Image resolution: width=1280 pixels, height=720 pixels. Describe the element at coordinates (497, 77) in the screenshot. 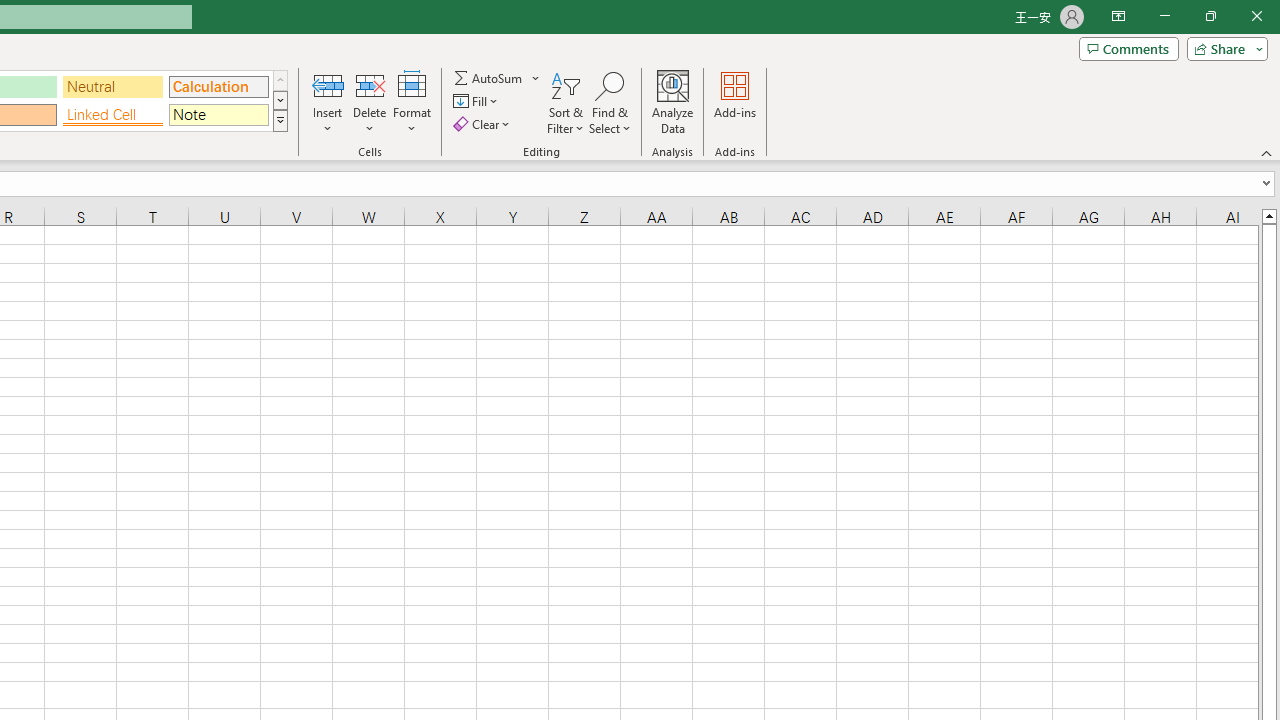

I see `'AutoSum'` at that location.